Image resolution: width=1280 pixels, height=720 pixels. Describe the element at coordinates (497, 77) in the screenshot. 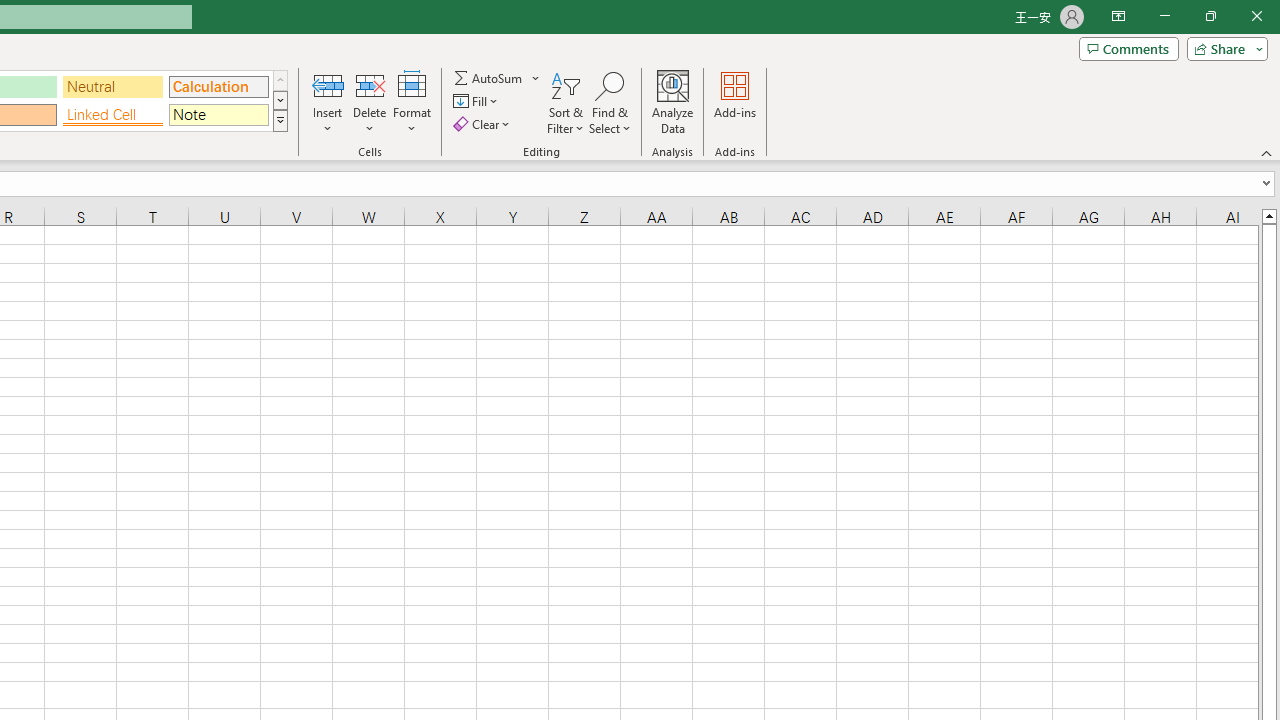

I see `'AutoSum'` at that location.